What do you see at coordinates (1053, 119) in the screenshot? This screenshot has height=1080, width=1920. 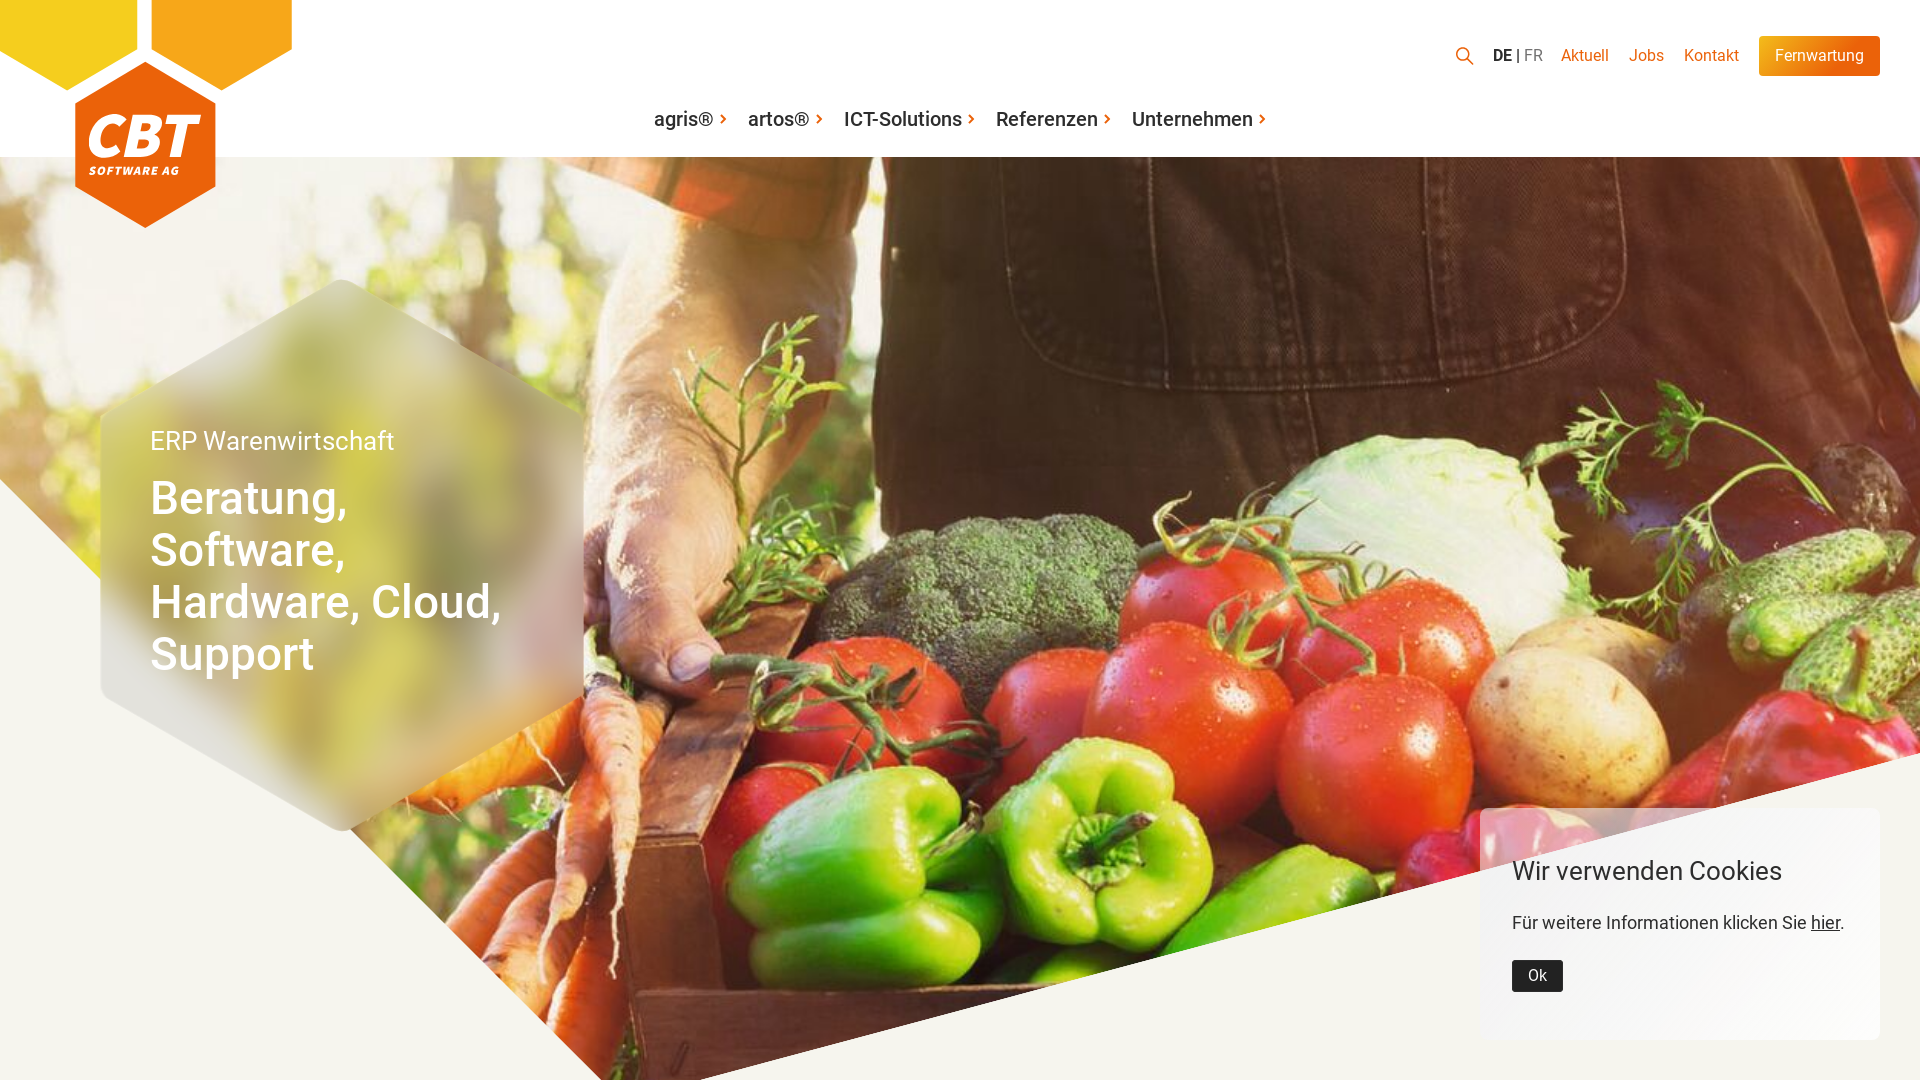 I see `'Referenzen'` at bounding box center [1053, 119].